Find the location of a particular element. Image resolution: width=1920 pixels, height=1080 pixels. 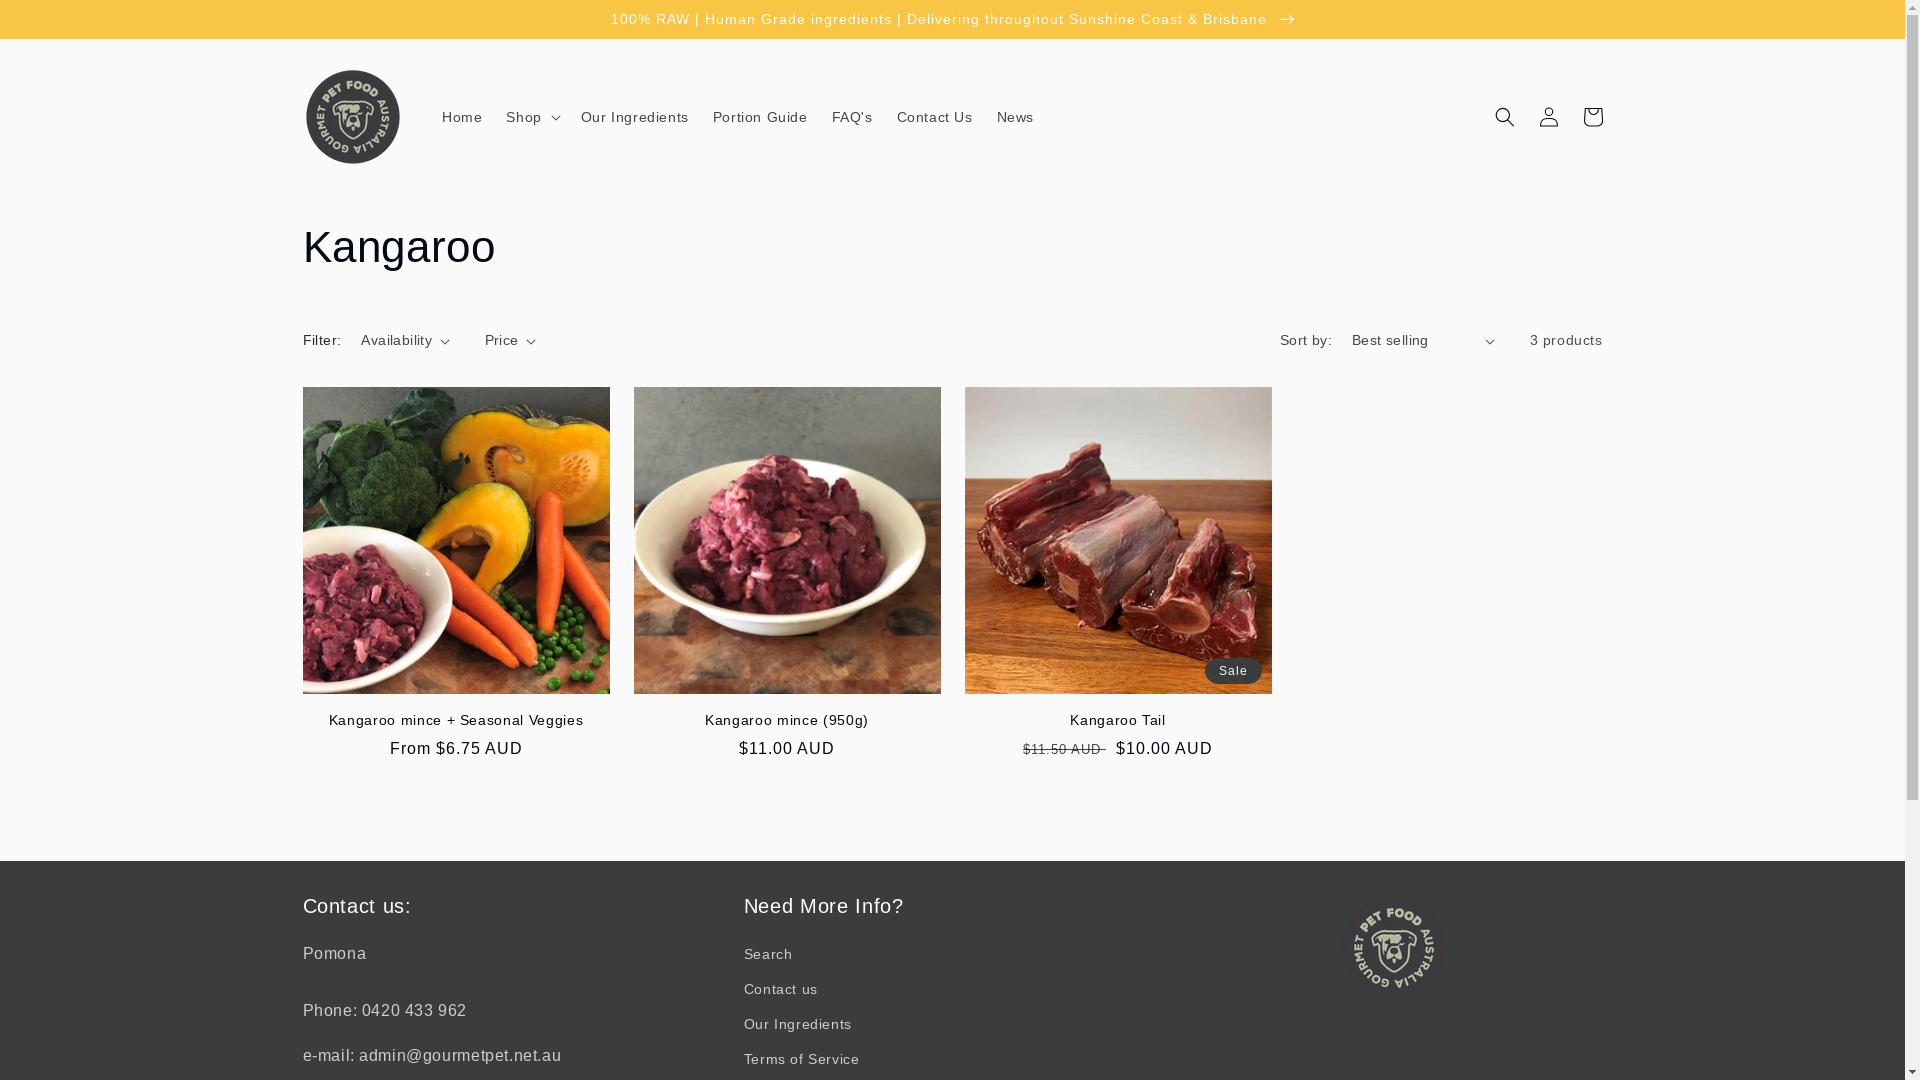

'Log in' is located at coordinates (1547, 116).